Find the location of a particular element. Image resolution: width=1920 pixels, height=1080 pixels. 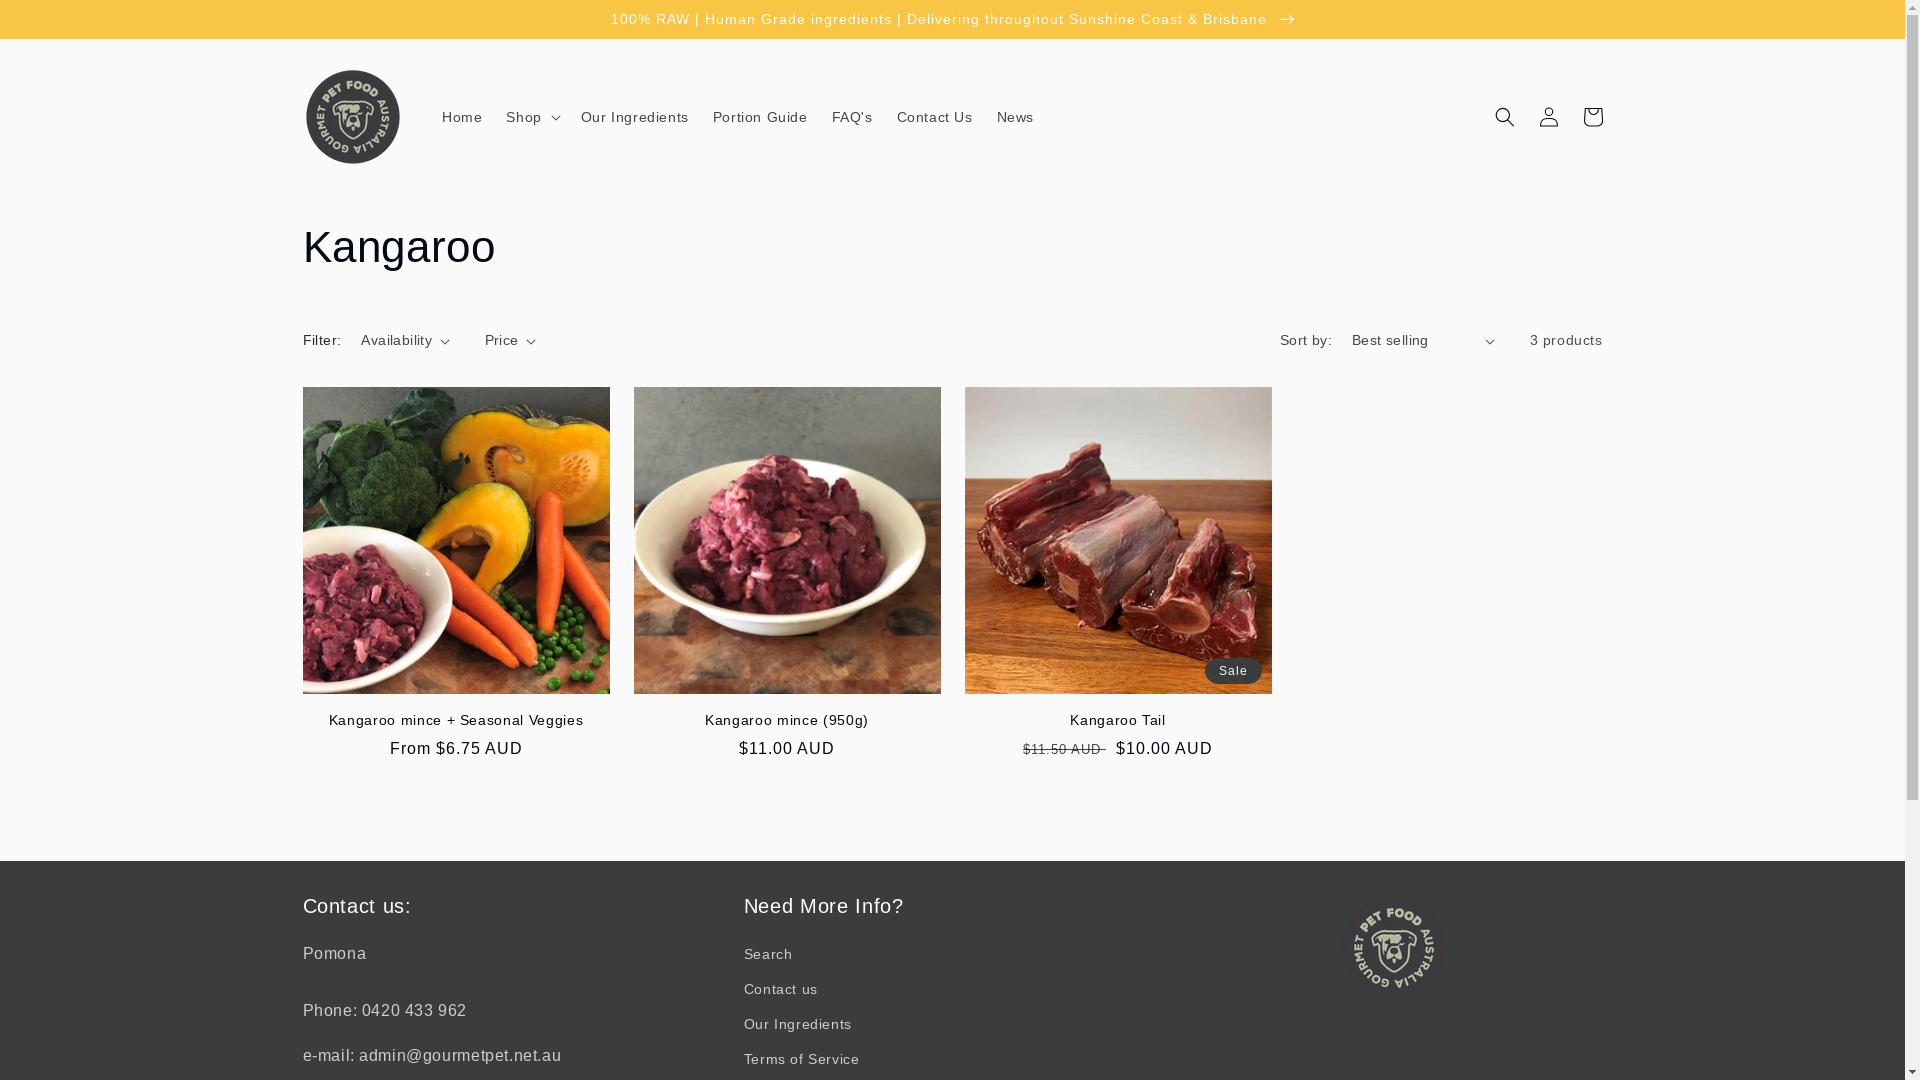

'Log in' is located at coordinates (1547, 116).